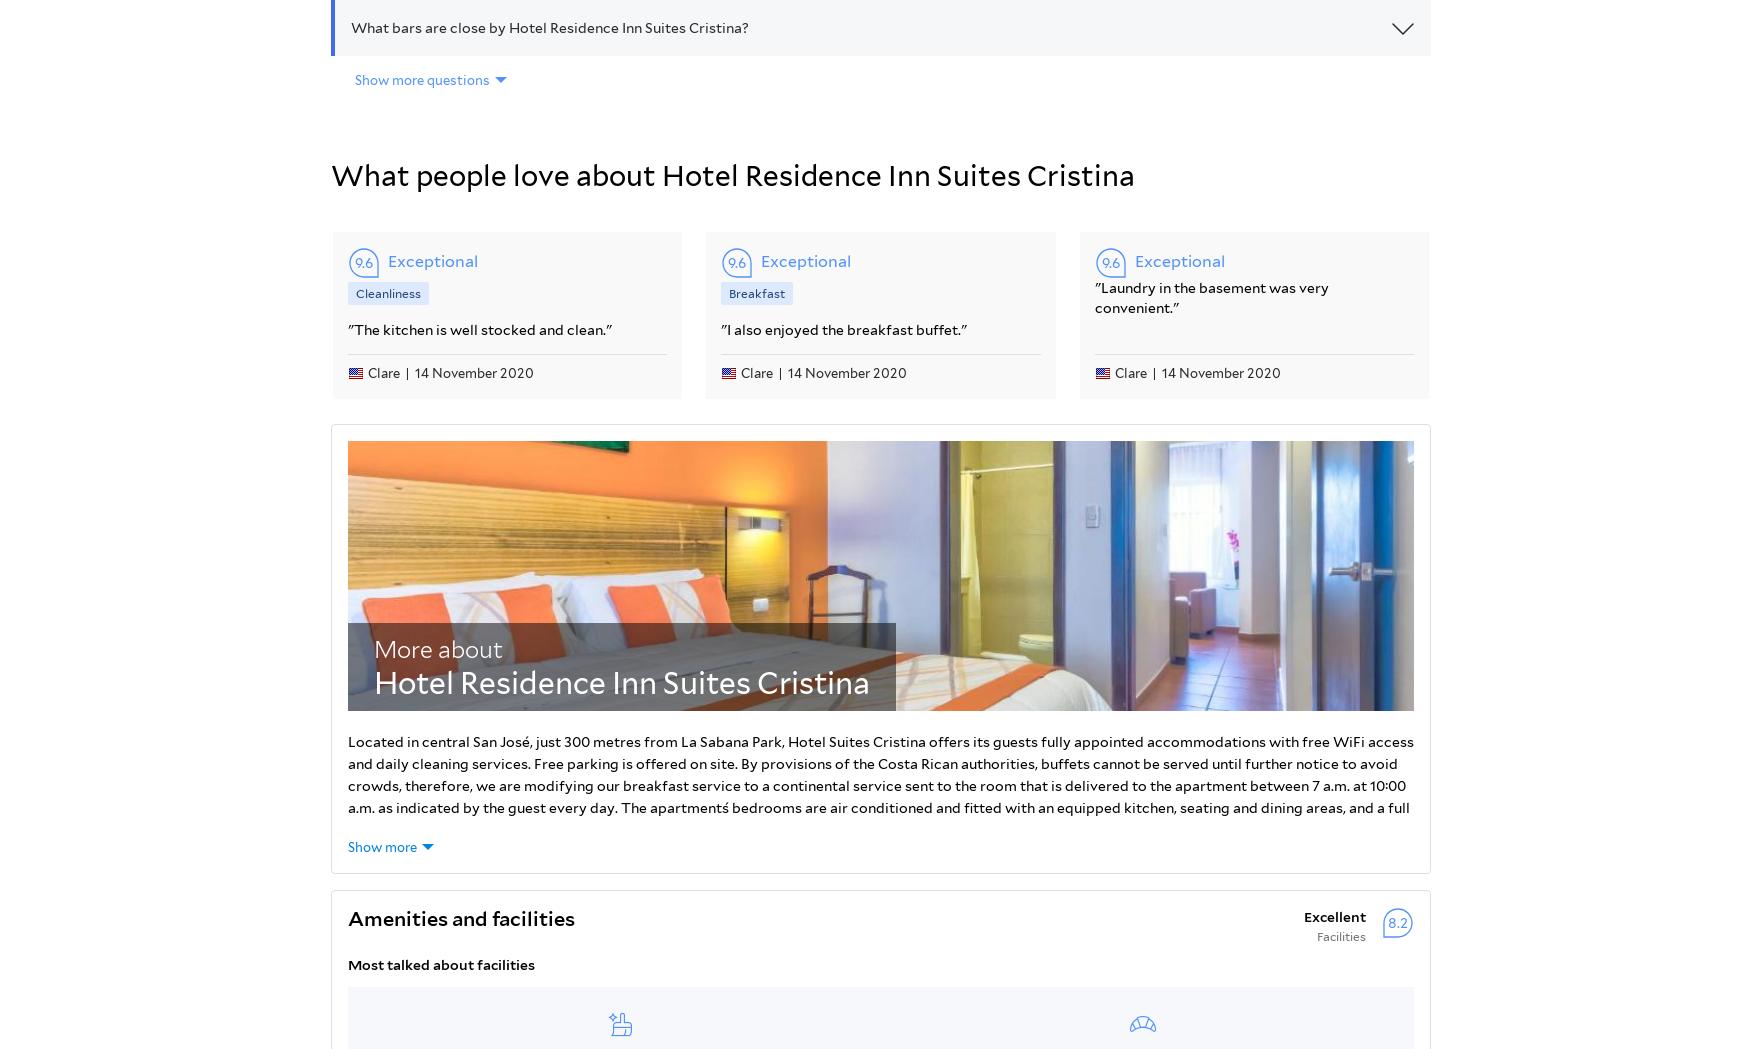  Describe the element at coordinates (440, 964) in the screenshot. I see `'Most talked about facilities'` at that location.